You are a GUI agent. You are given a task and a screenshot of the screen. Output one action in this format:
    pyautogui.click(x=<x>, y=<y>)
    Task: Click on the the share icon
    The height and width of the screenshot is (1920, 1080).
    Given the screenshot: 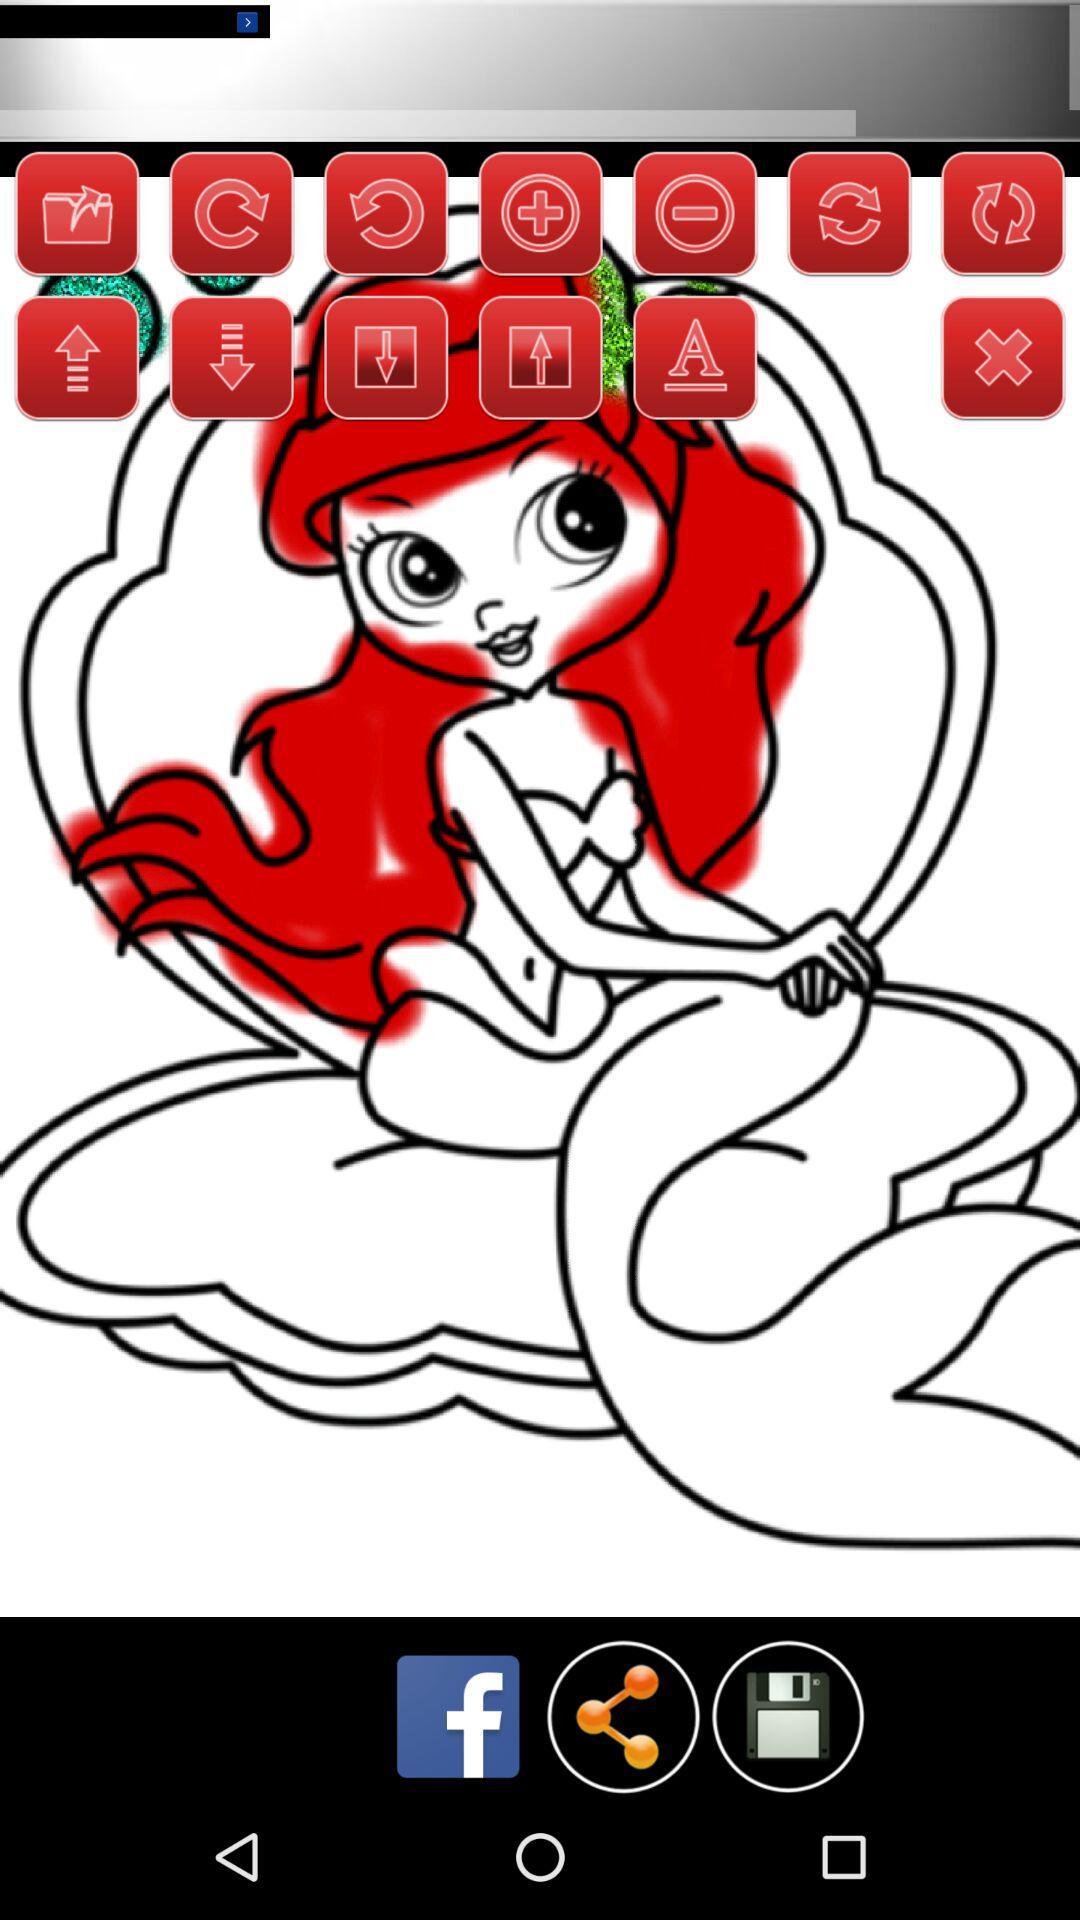 What is the action you would take?
    pyautogui.click(x=622, y=1837)
    